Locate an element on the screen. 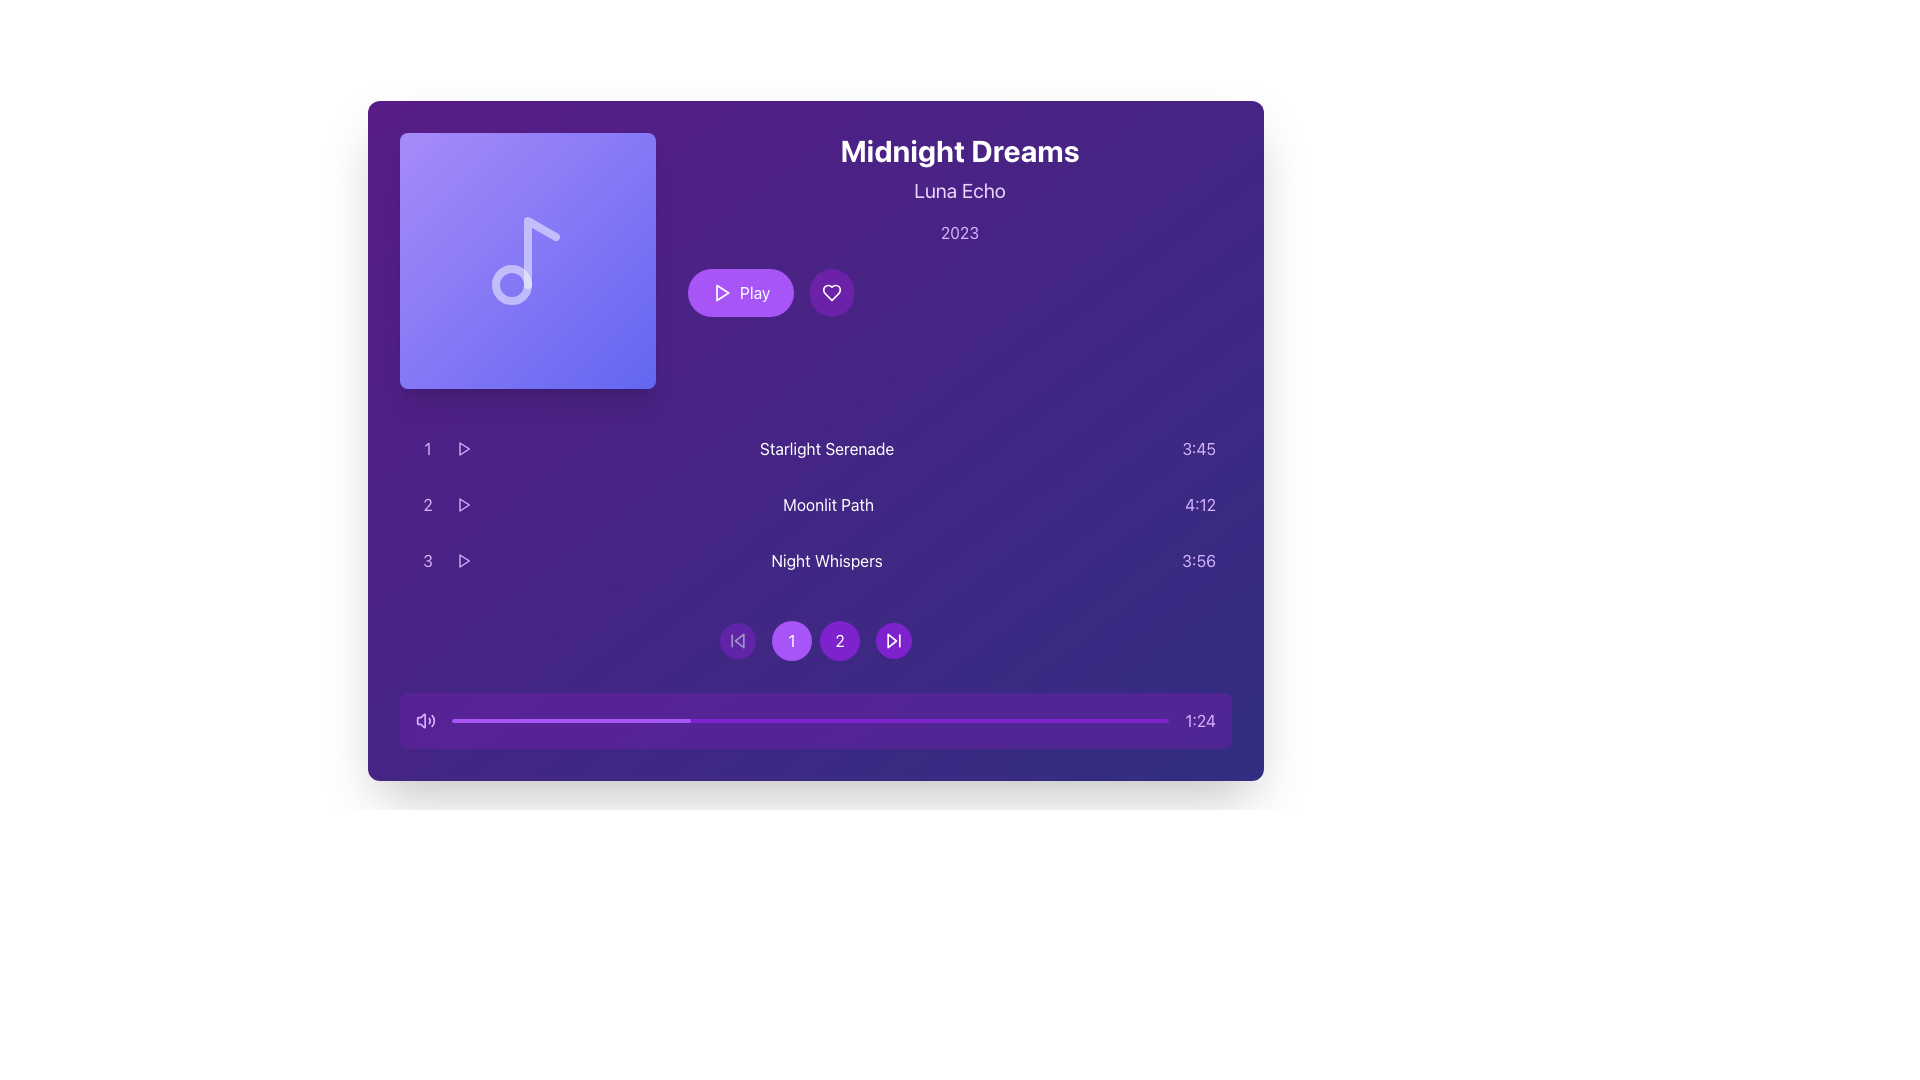  the progress is located at coordinates (603, 721).